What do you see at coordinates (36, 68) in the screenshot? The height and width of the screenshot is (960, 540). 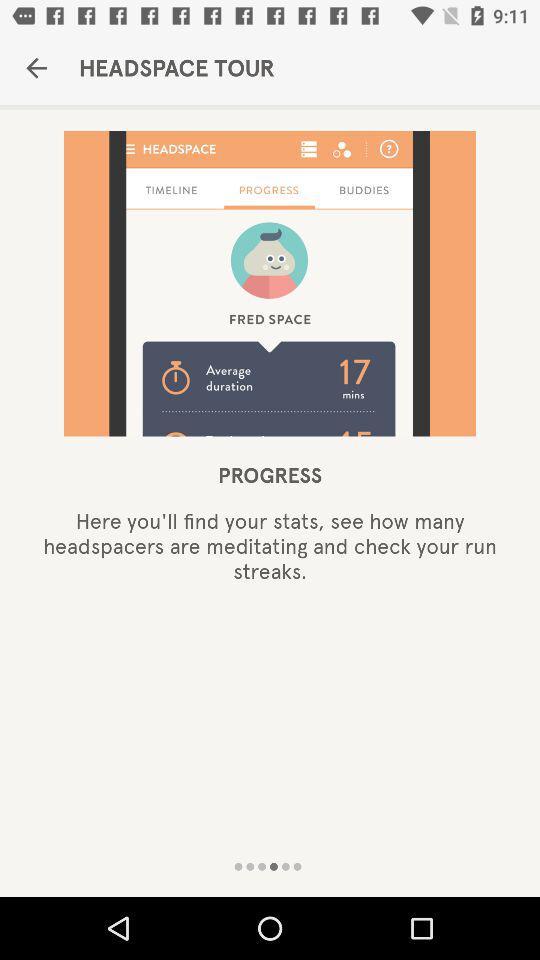 I see `the icon next to headspace tour` at bounding box center [36, 68].